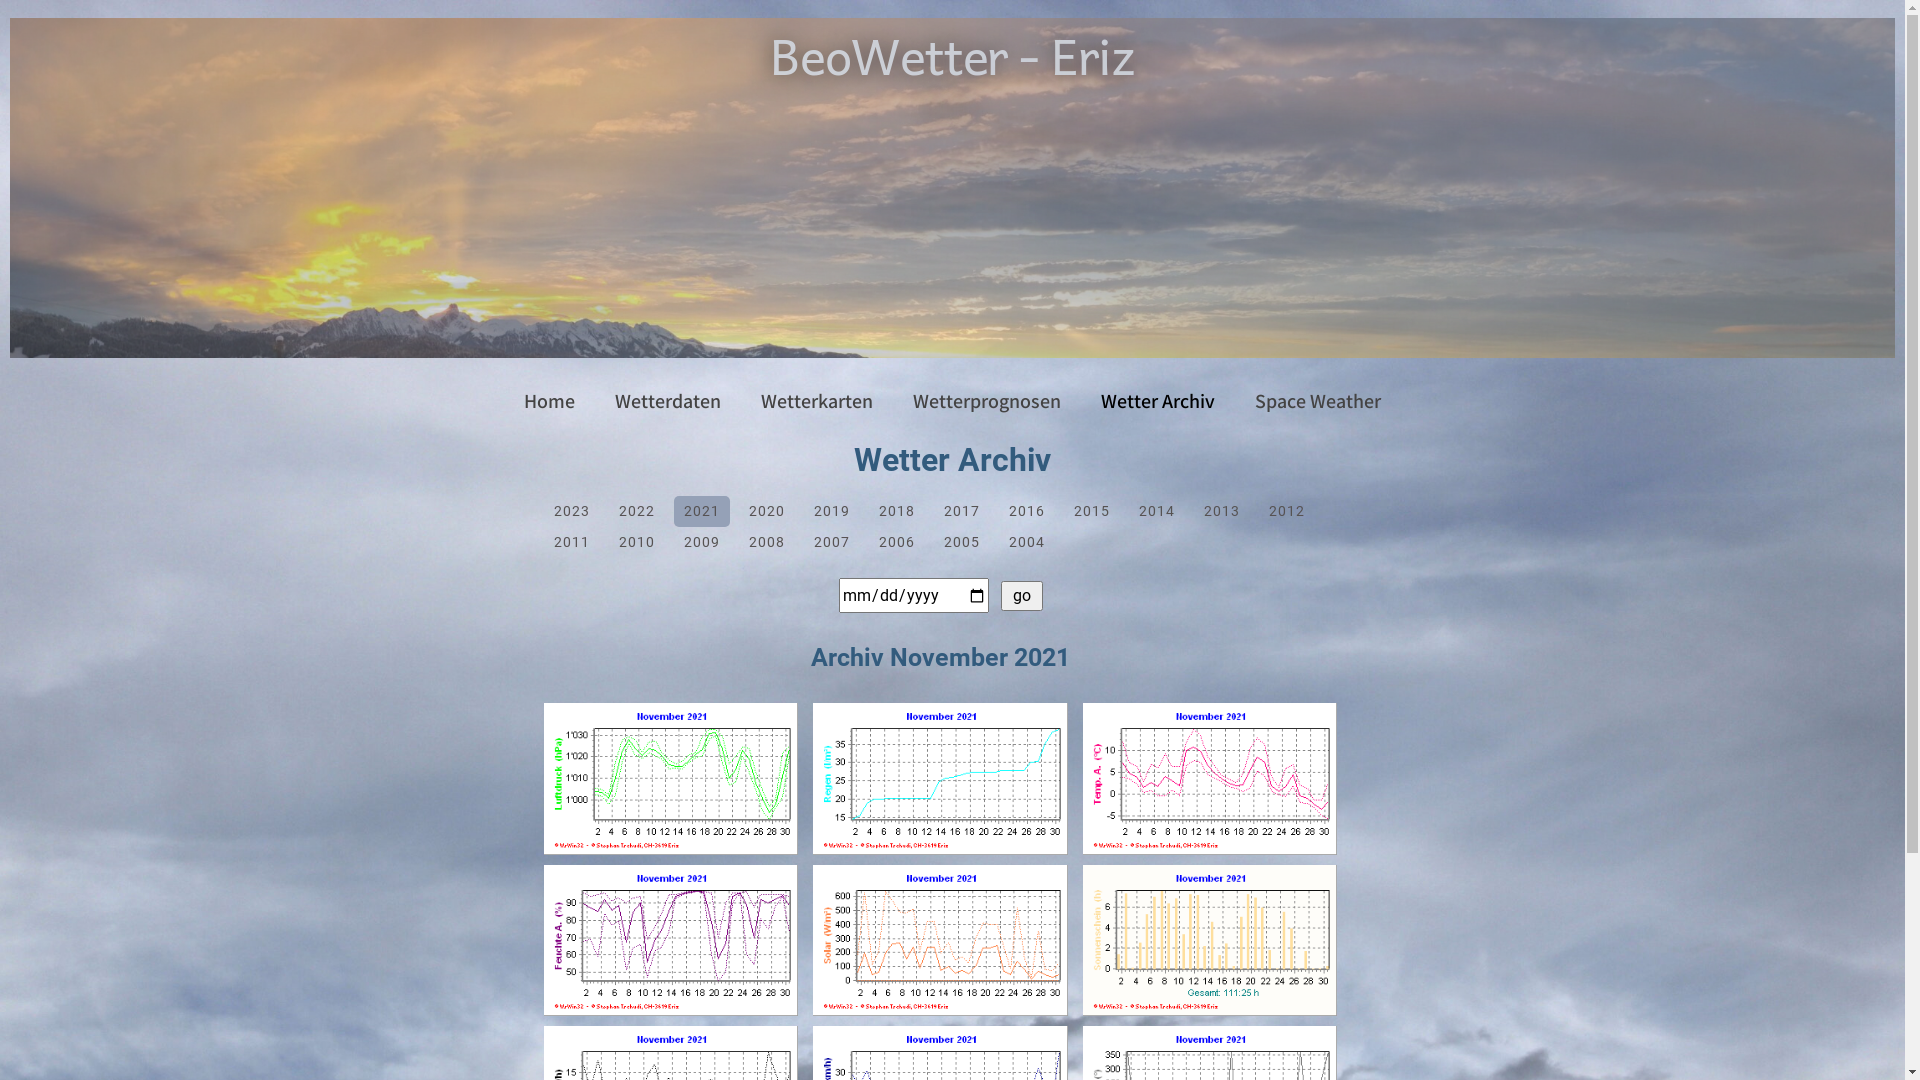  I want to click on '2004', so click(998, 542).